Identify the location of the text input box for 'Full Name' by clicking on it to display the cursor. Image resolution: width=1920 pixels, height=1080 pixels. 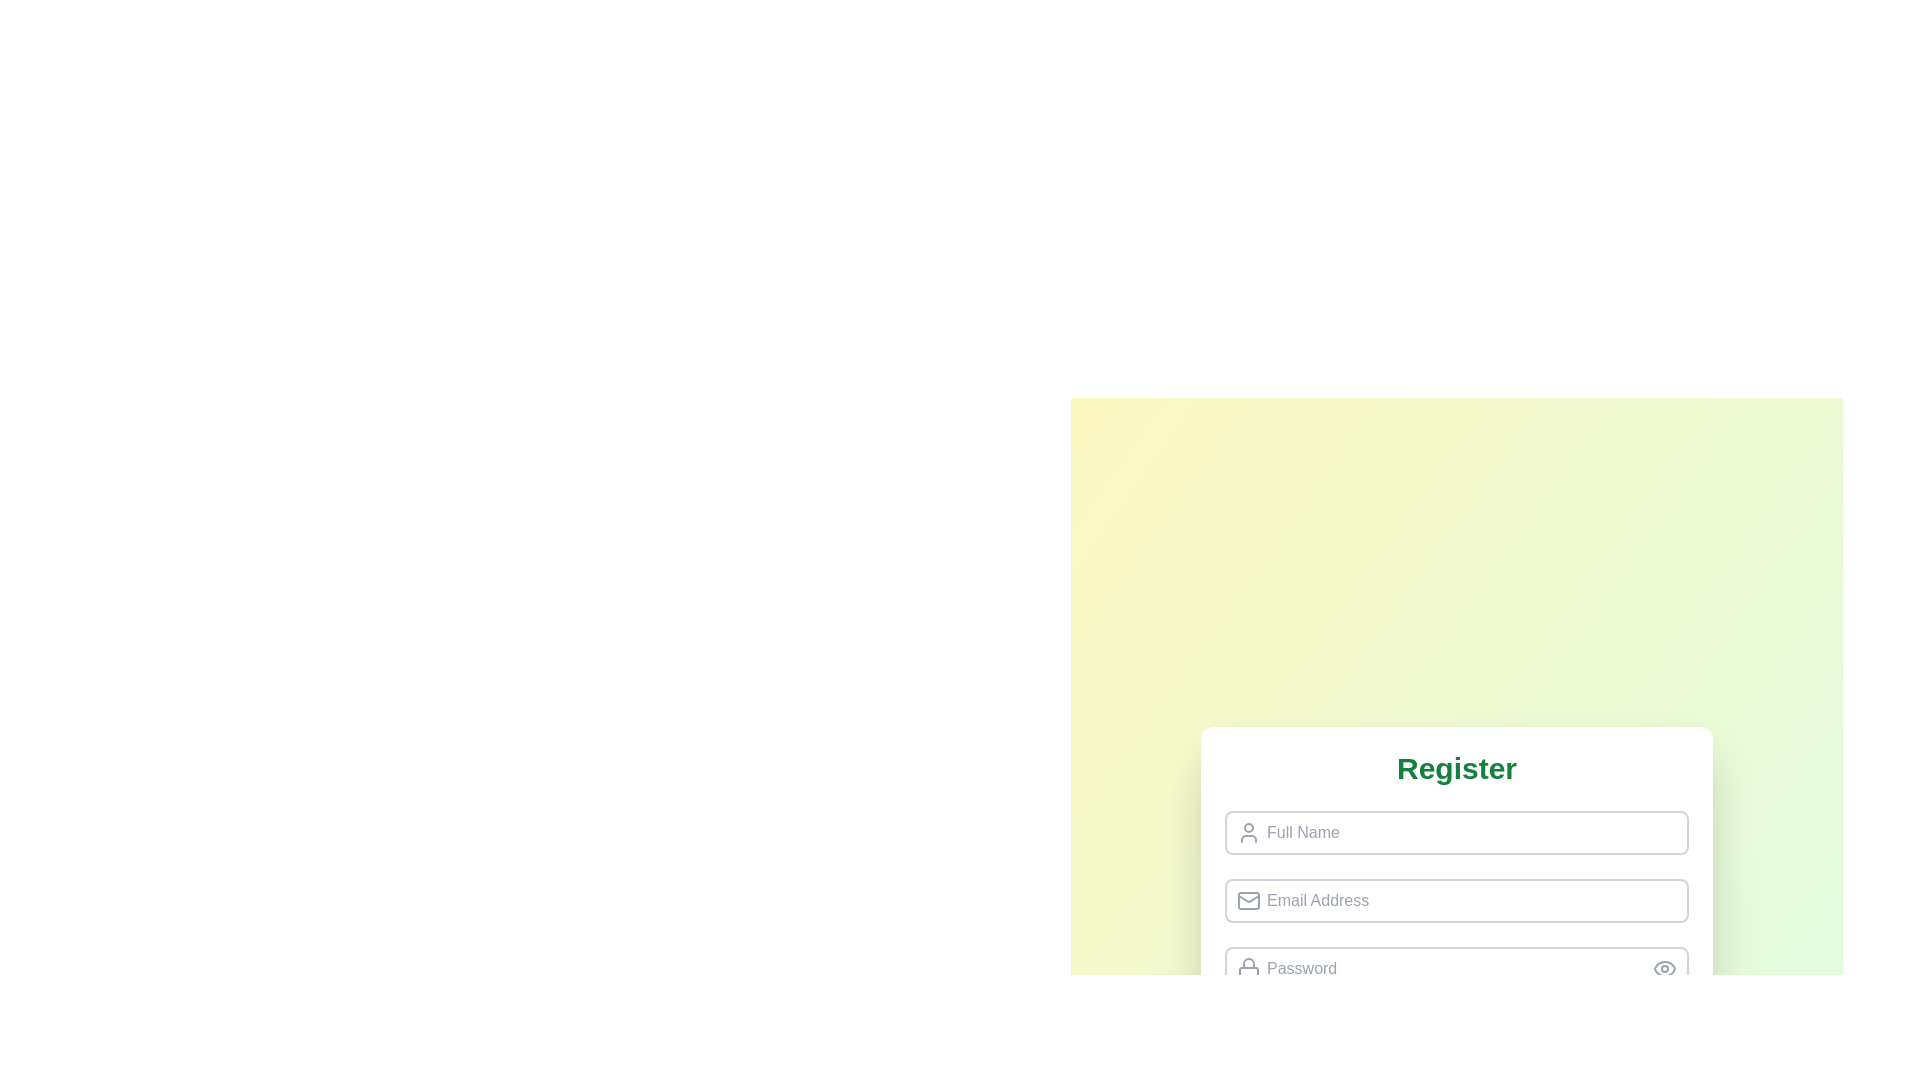
(1457, 833).